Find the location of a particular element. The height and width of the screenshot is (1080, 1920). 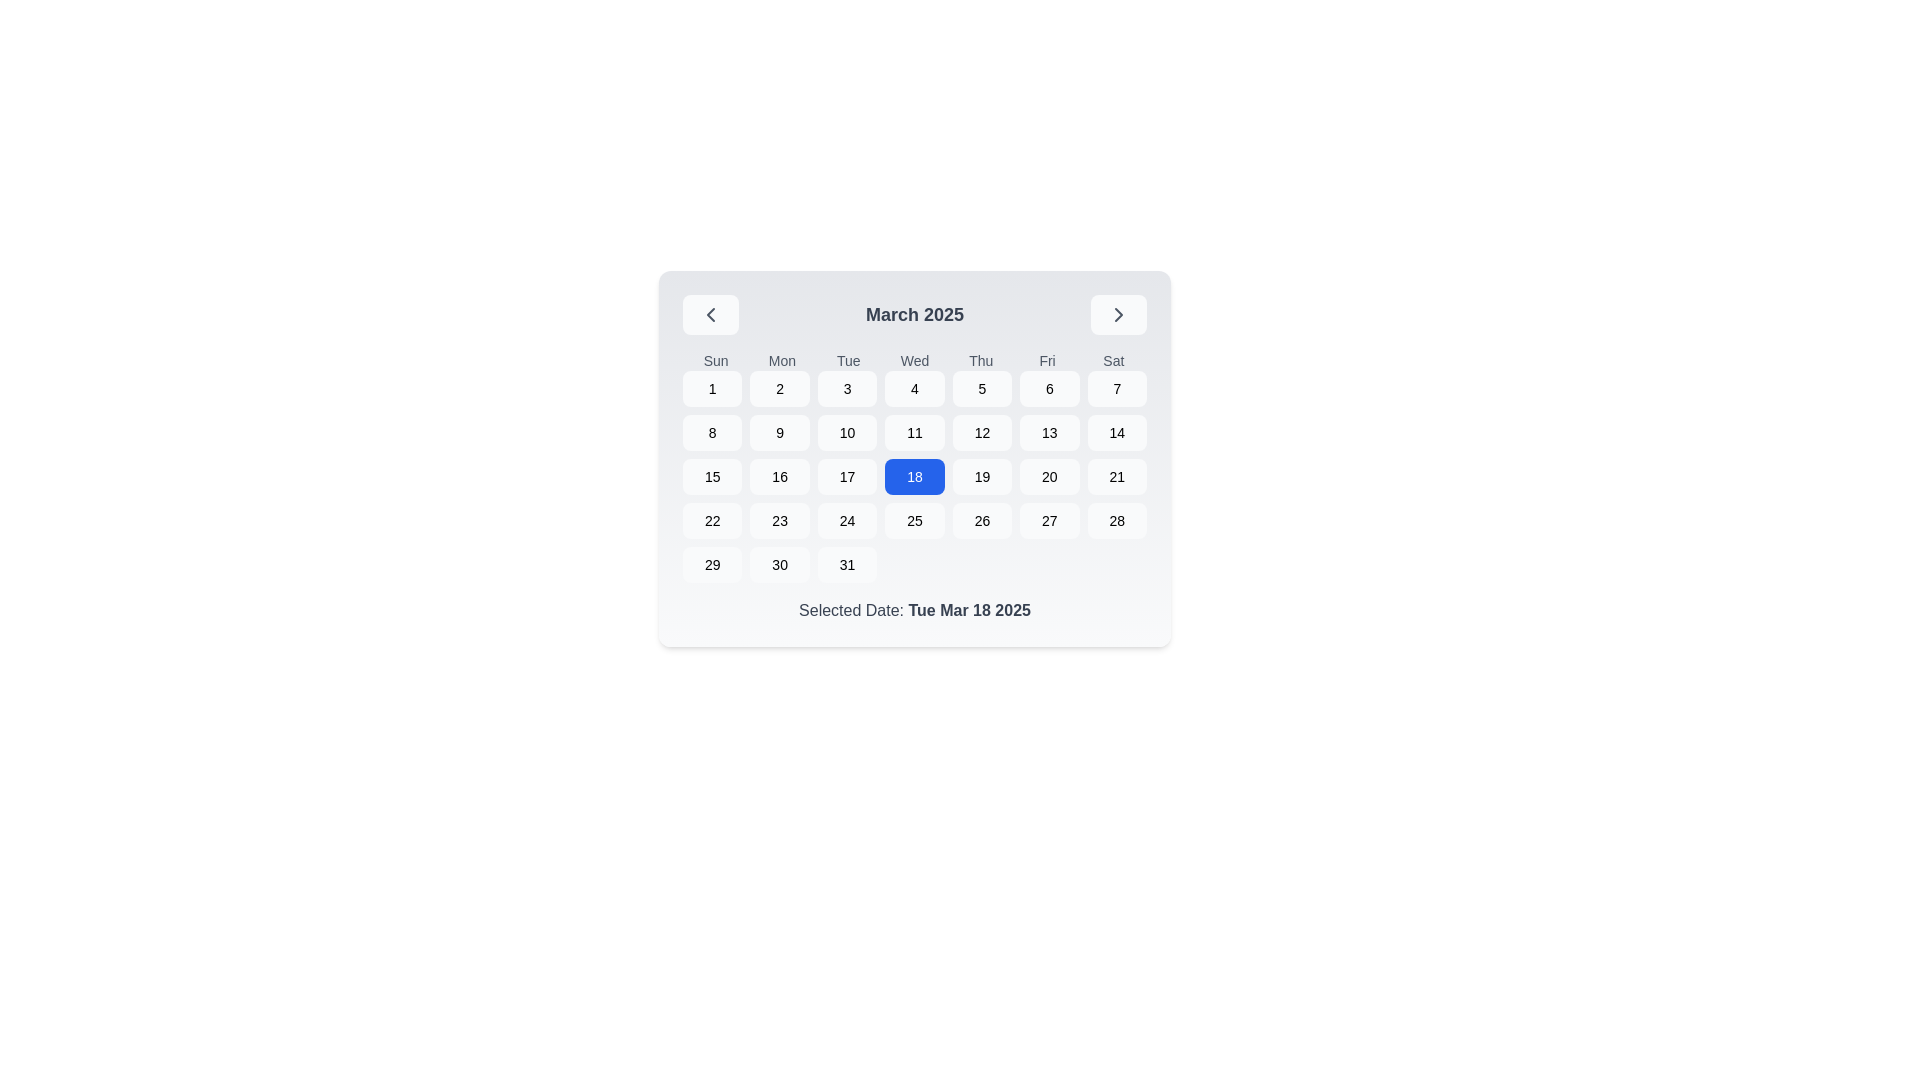

the rounded rectangular button with a left-pointing chevron icon, located to the left of the text 'March 2025', to trigger its visual hover state is located at coordinates (710, 315).